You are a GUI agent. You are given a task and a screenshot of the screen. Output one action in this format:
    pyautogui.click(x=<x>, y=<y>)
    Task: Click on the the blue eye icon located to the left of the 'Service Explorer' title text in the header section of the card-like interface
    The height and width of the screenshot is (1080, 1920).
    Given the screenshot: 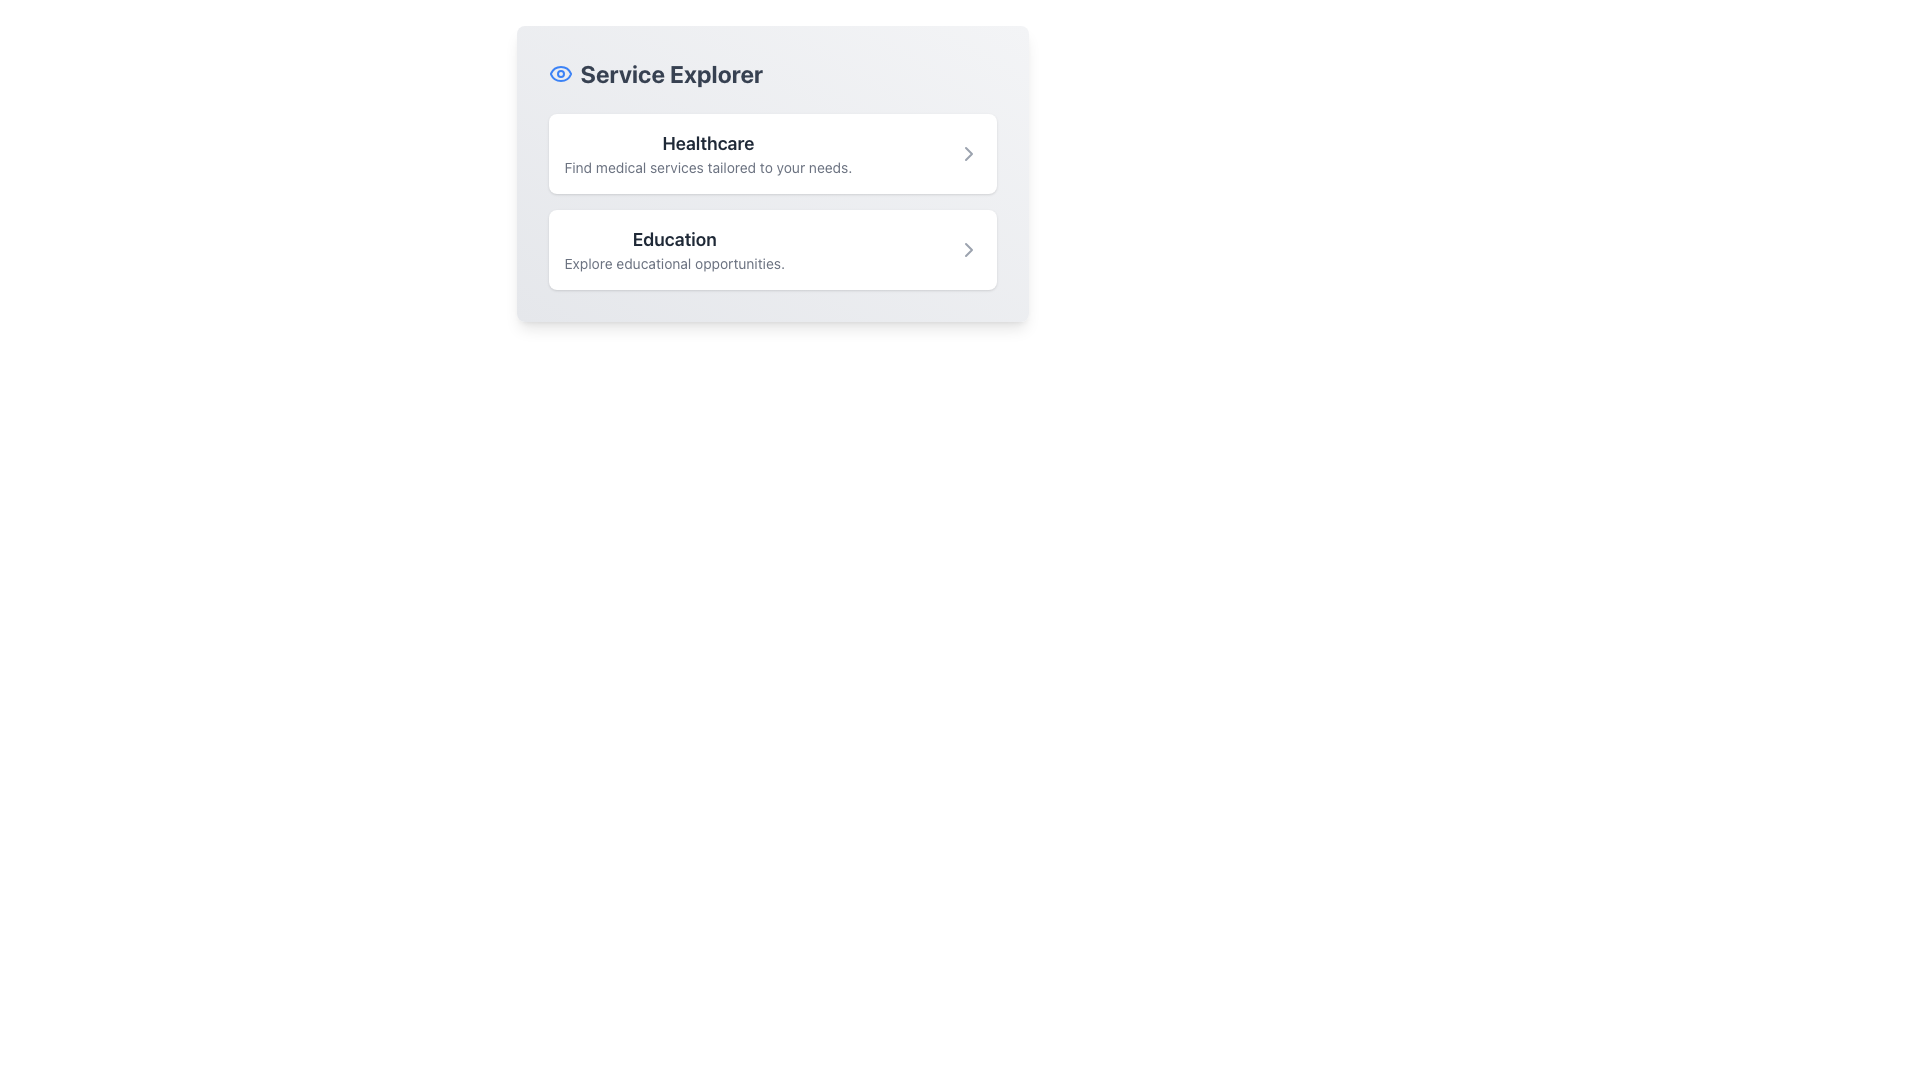 What is the action you would take?
    pyautogui.click(x=560, y=72)
    